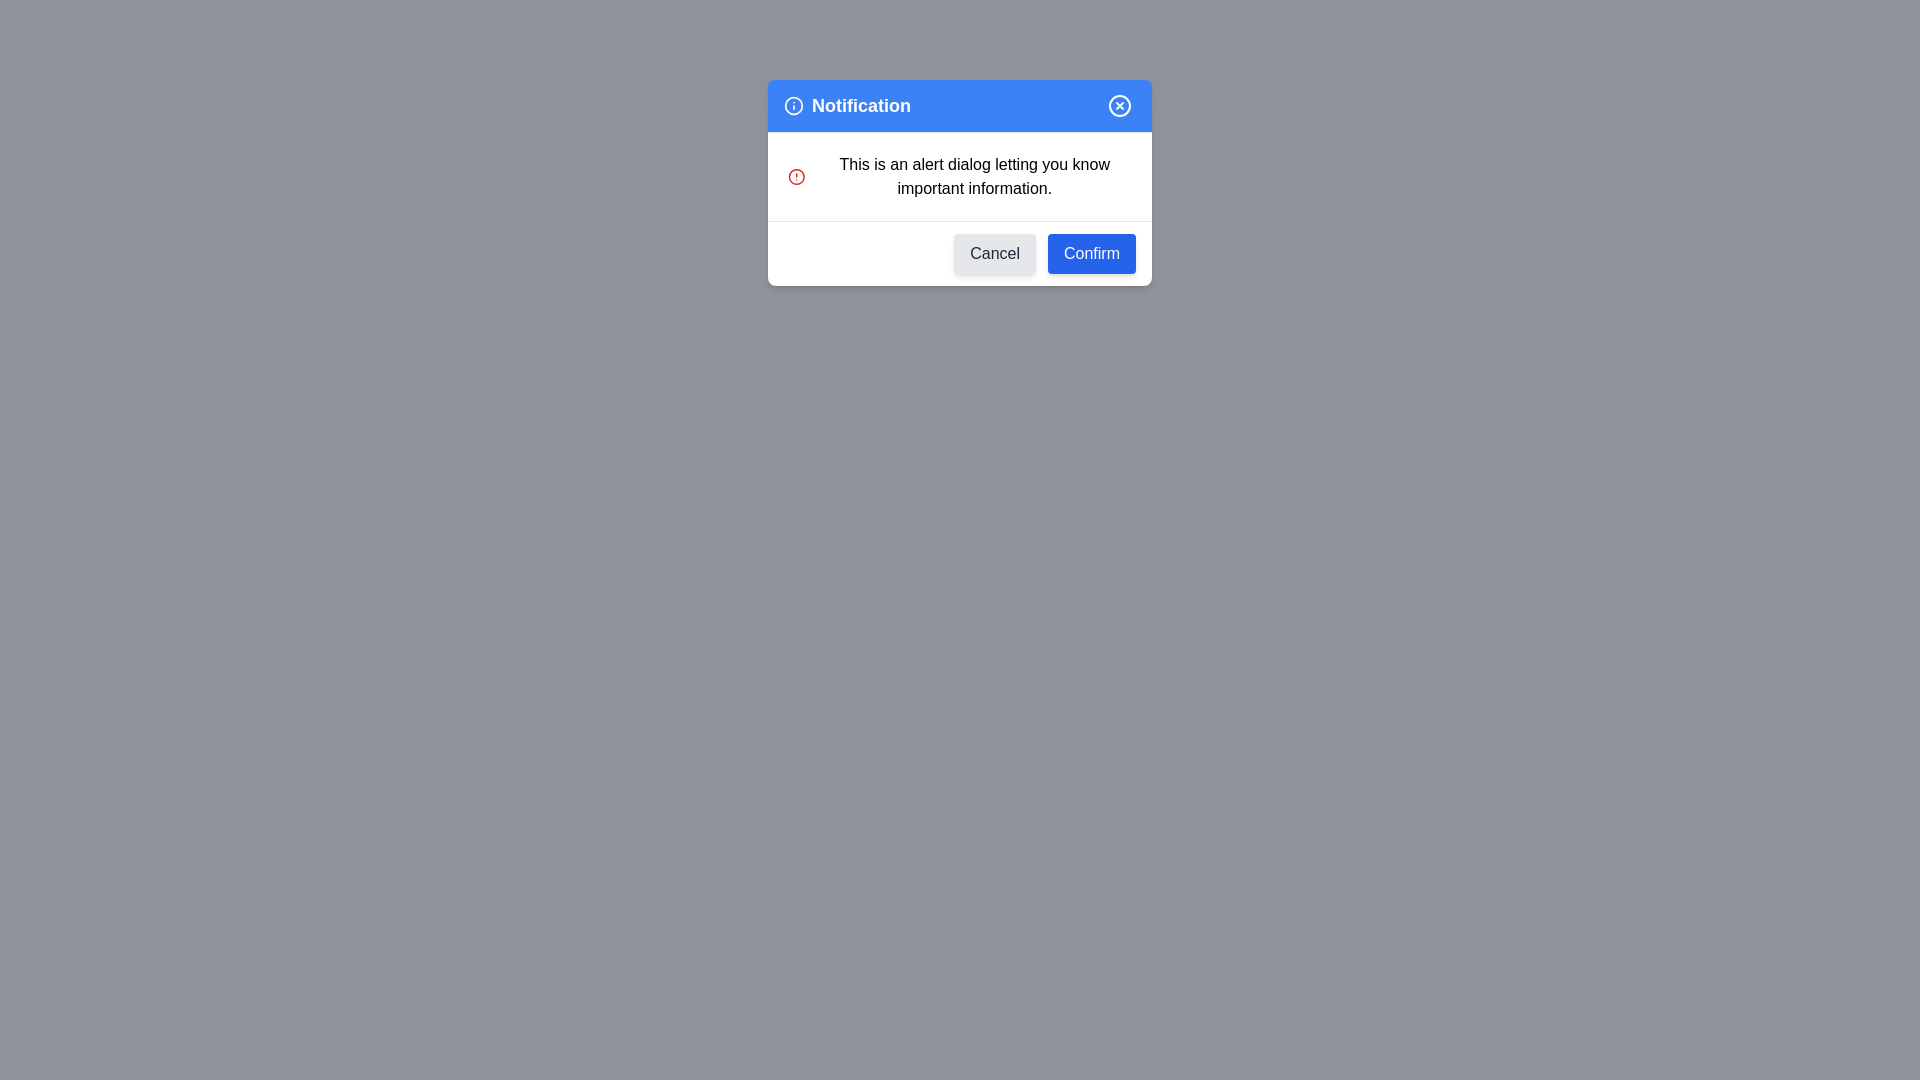  Describe the element at coordinates (1118, 105) in the screenshot. I see `the decorative circle element of the close button in the notification dialog box` at that location.